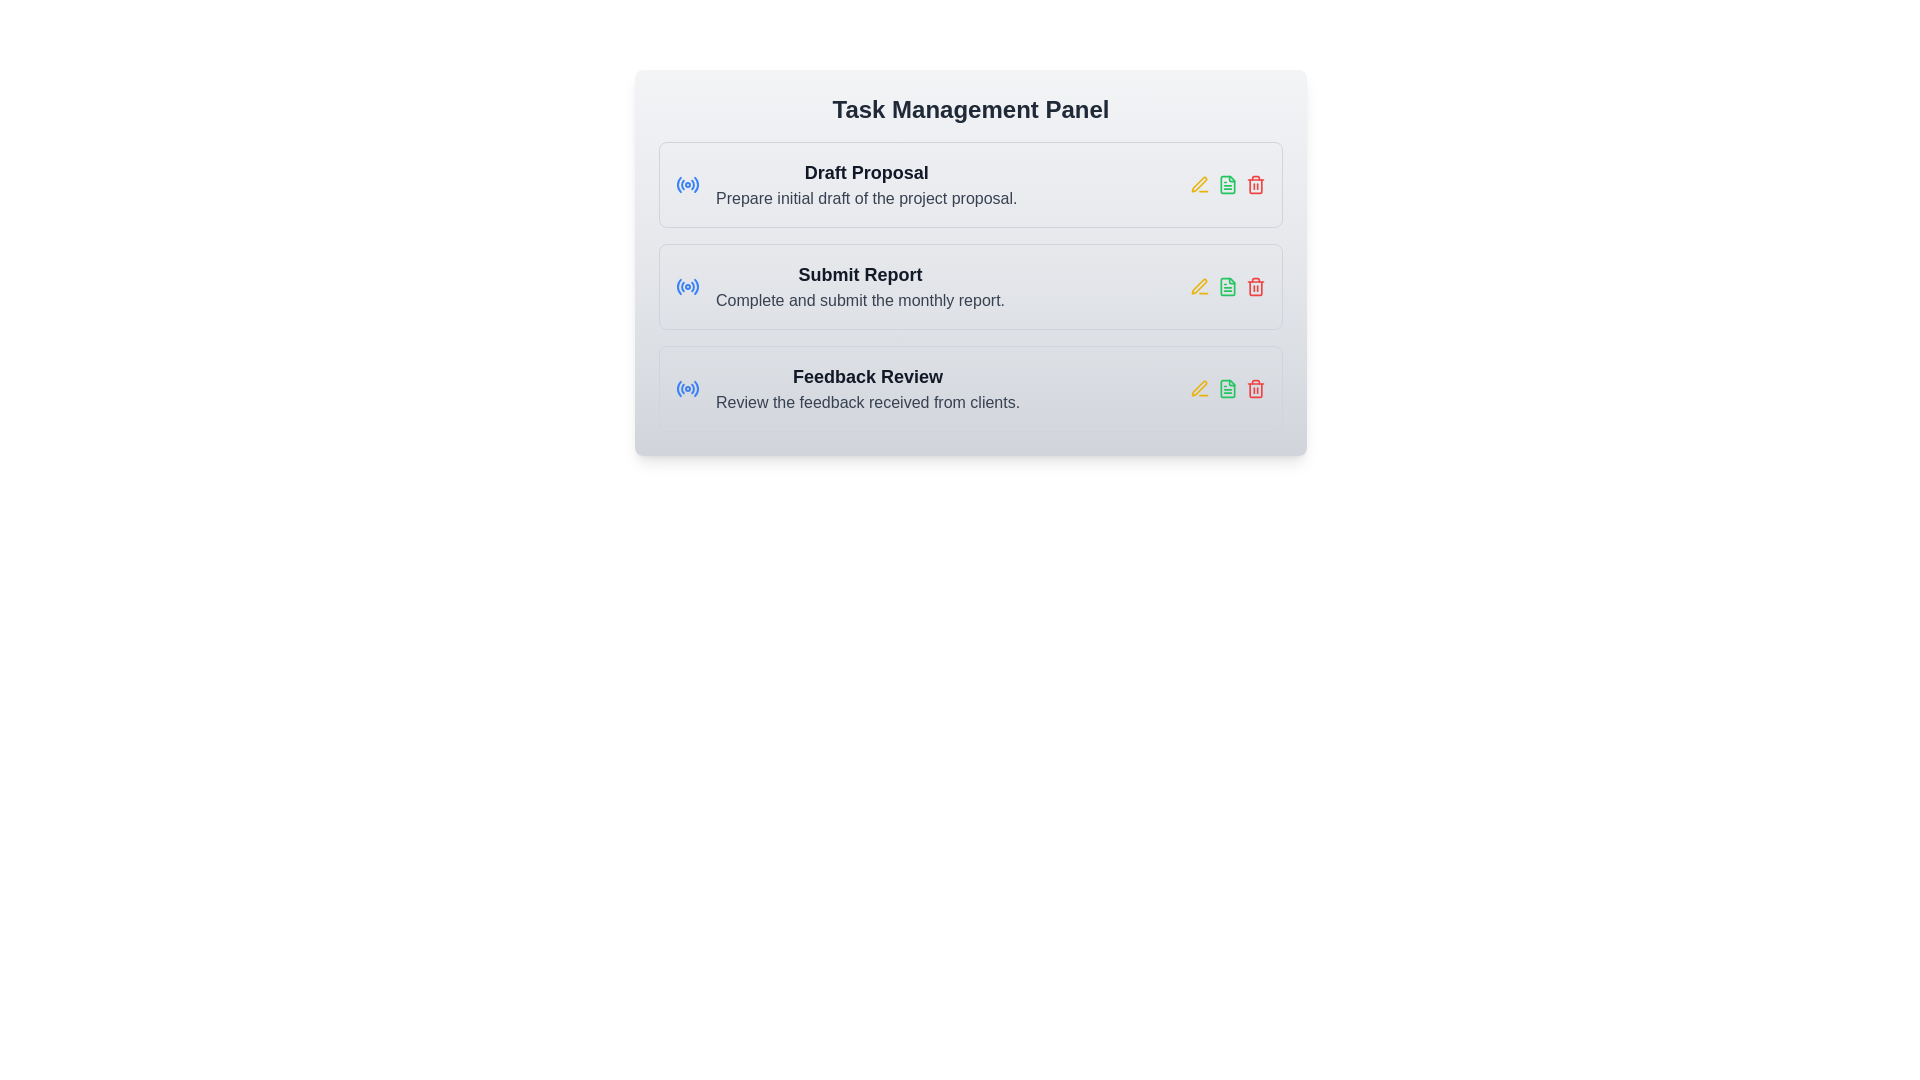  Describe the element at coordinates (868, 377) in the screenshot. I see `the 'Feedback Review' text label, which is bold and prominently displayed in dark gray against a light gray background, located in the bottom row of the task list interface under the 'Task Management Panel'` at that location.